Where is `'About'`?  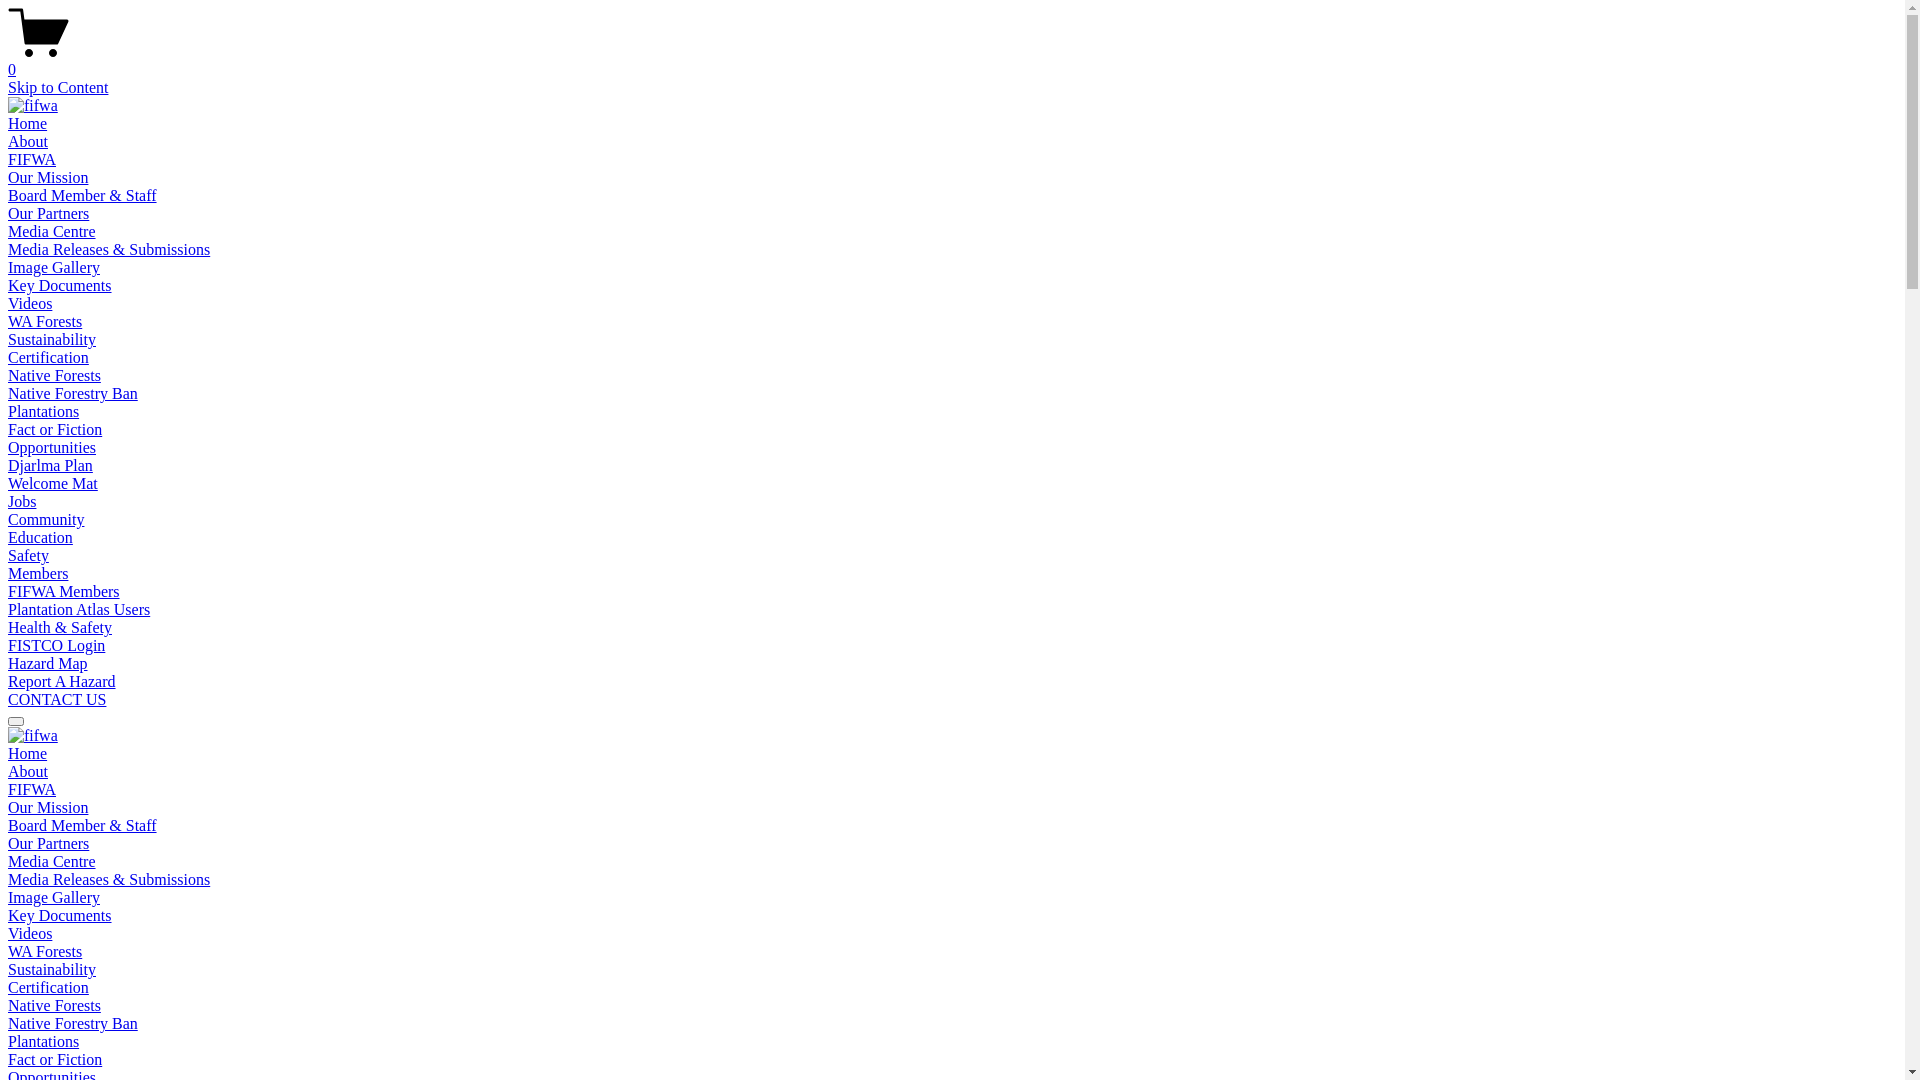 'About' is located at coordinates (28, 770).